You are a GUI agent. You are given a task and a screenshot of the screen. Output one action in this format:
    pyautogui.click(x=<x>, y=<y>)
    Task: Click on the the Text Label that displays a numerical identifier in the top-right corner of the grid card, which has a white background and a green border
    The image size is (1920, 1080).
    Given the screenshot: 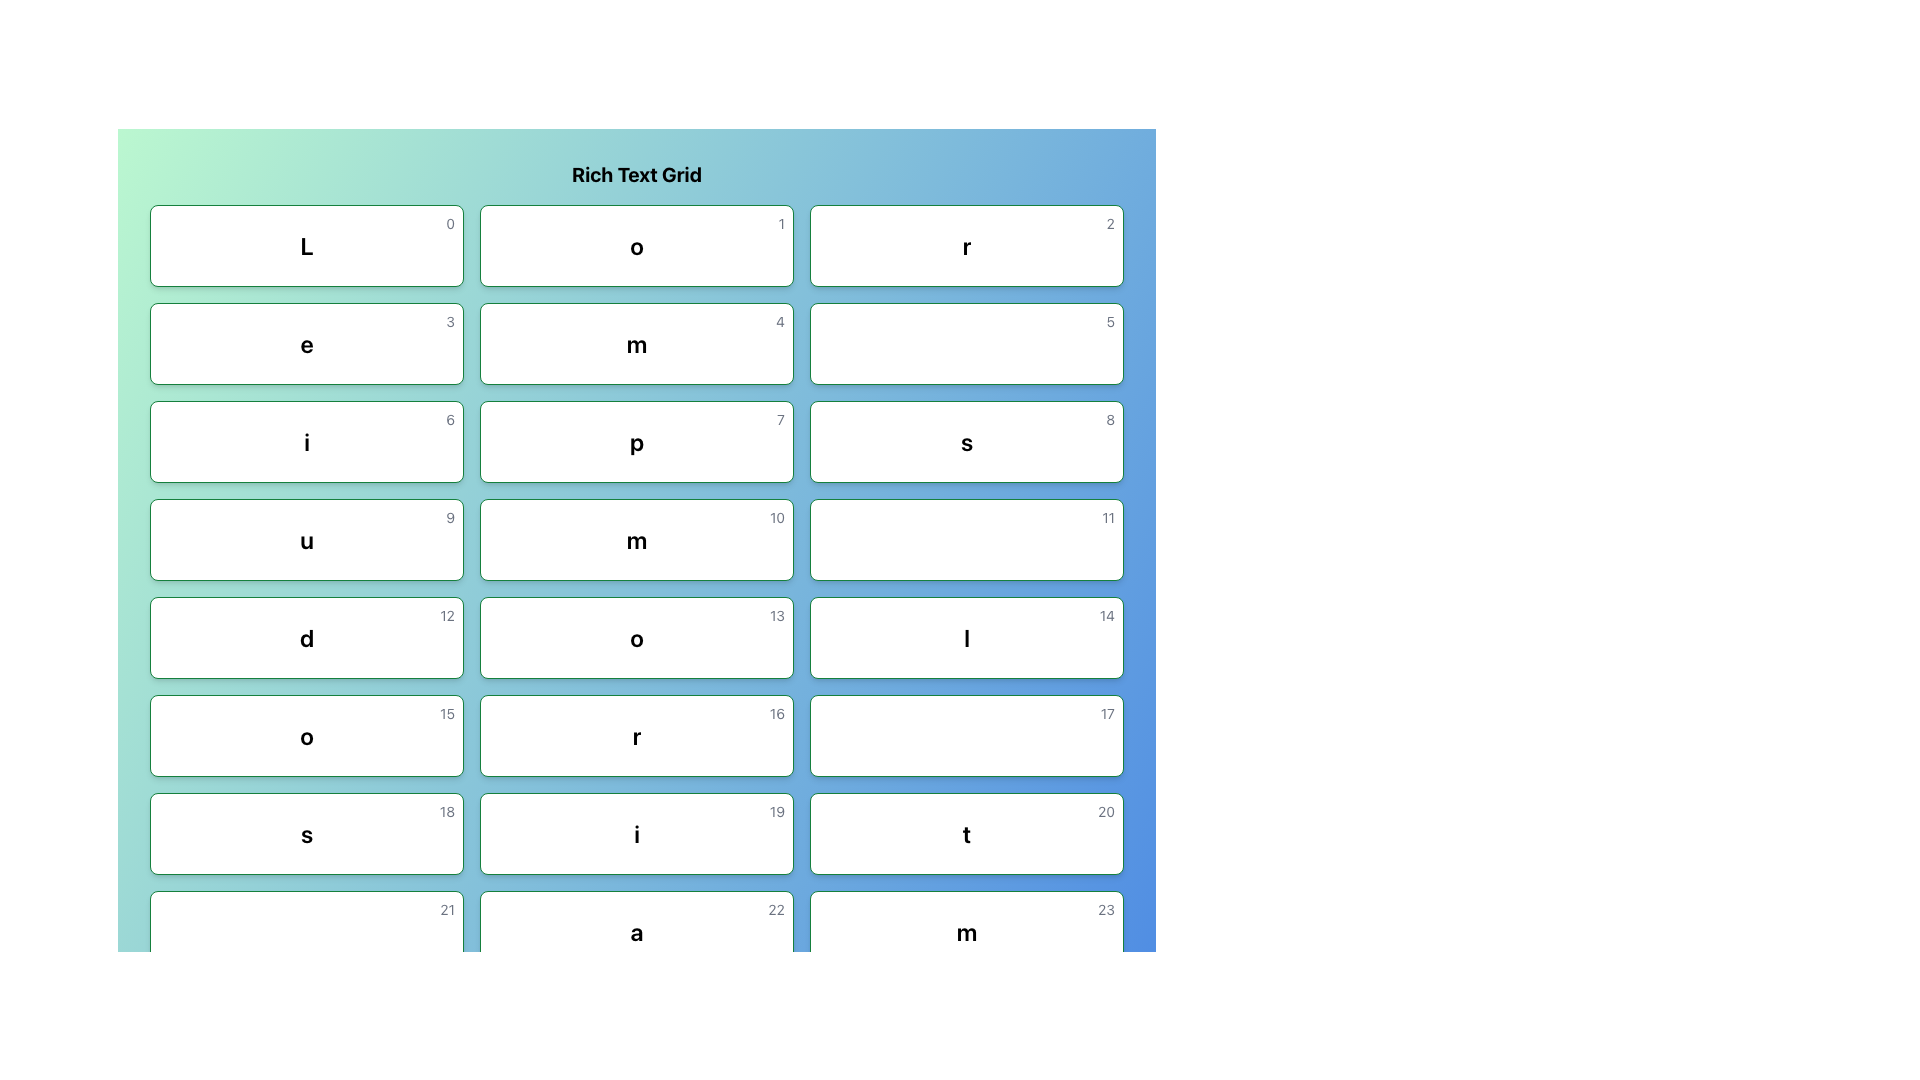 What is the action you would take?
    pyautogui.click(x=1105, y=812)
    